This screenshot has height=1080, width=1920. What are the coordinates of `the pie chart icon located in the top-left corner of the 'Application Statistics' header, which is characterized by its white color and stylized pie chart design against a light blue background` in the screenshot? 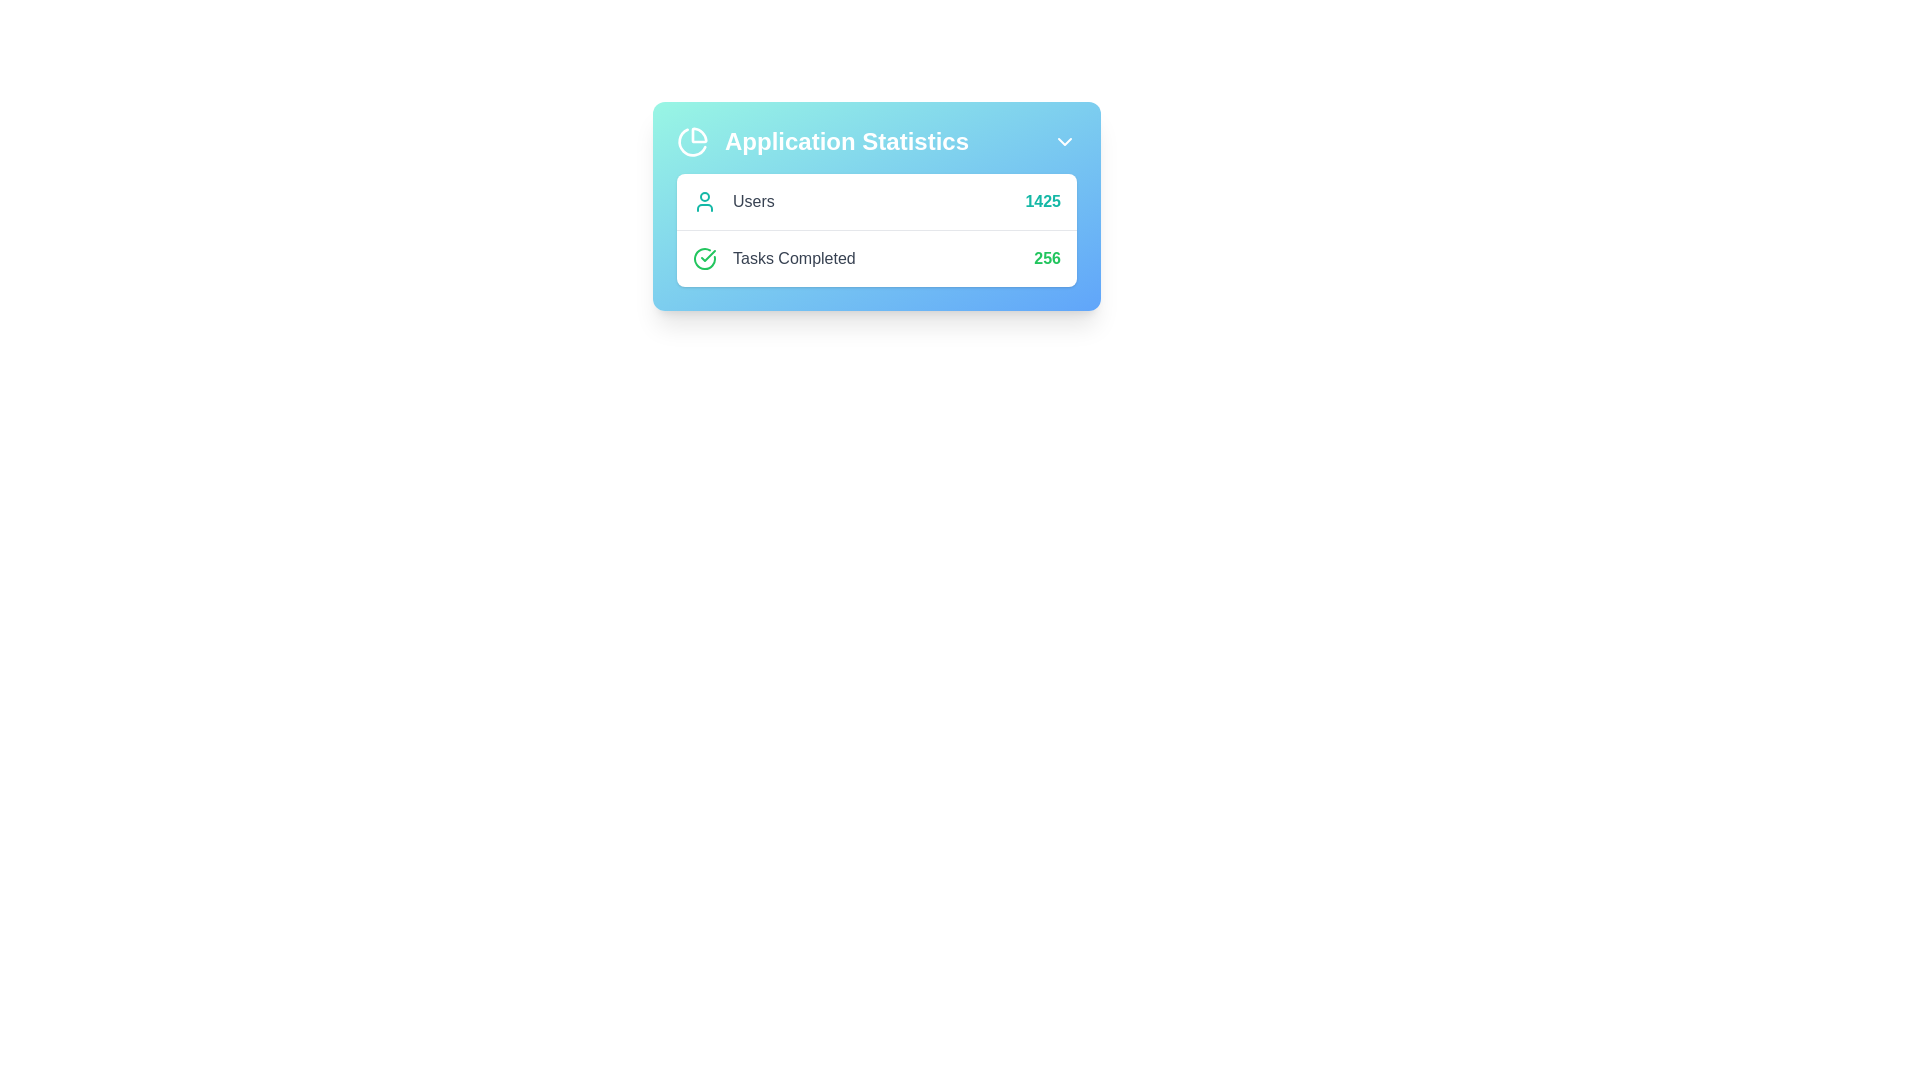 It's located at (692, 141).